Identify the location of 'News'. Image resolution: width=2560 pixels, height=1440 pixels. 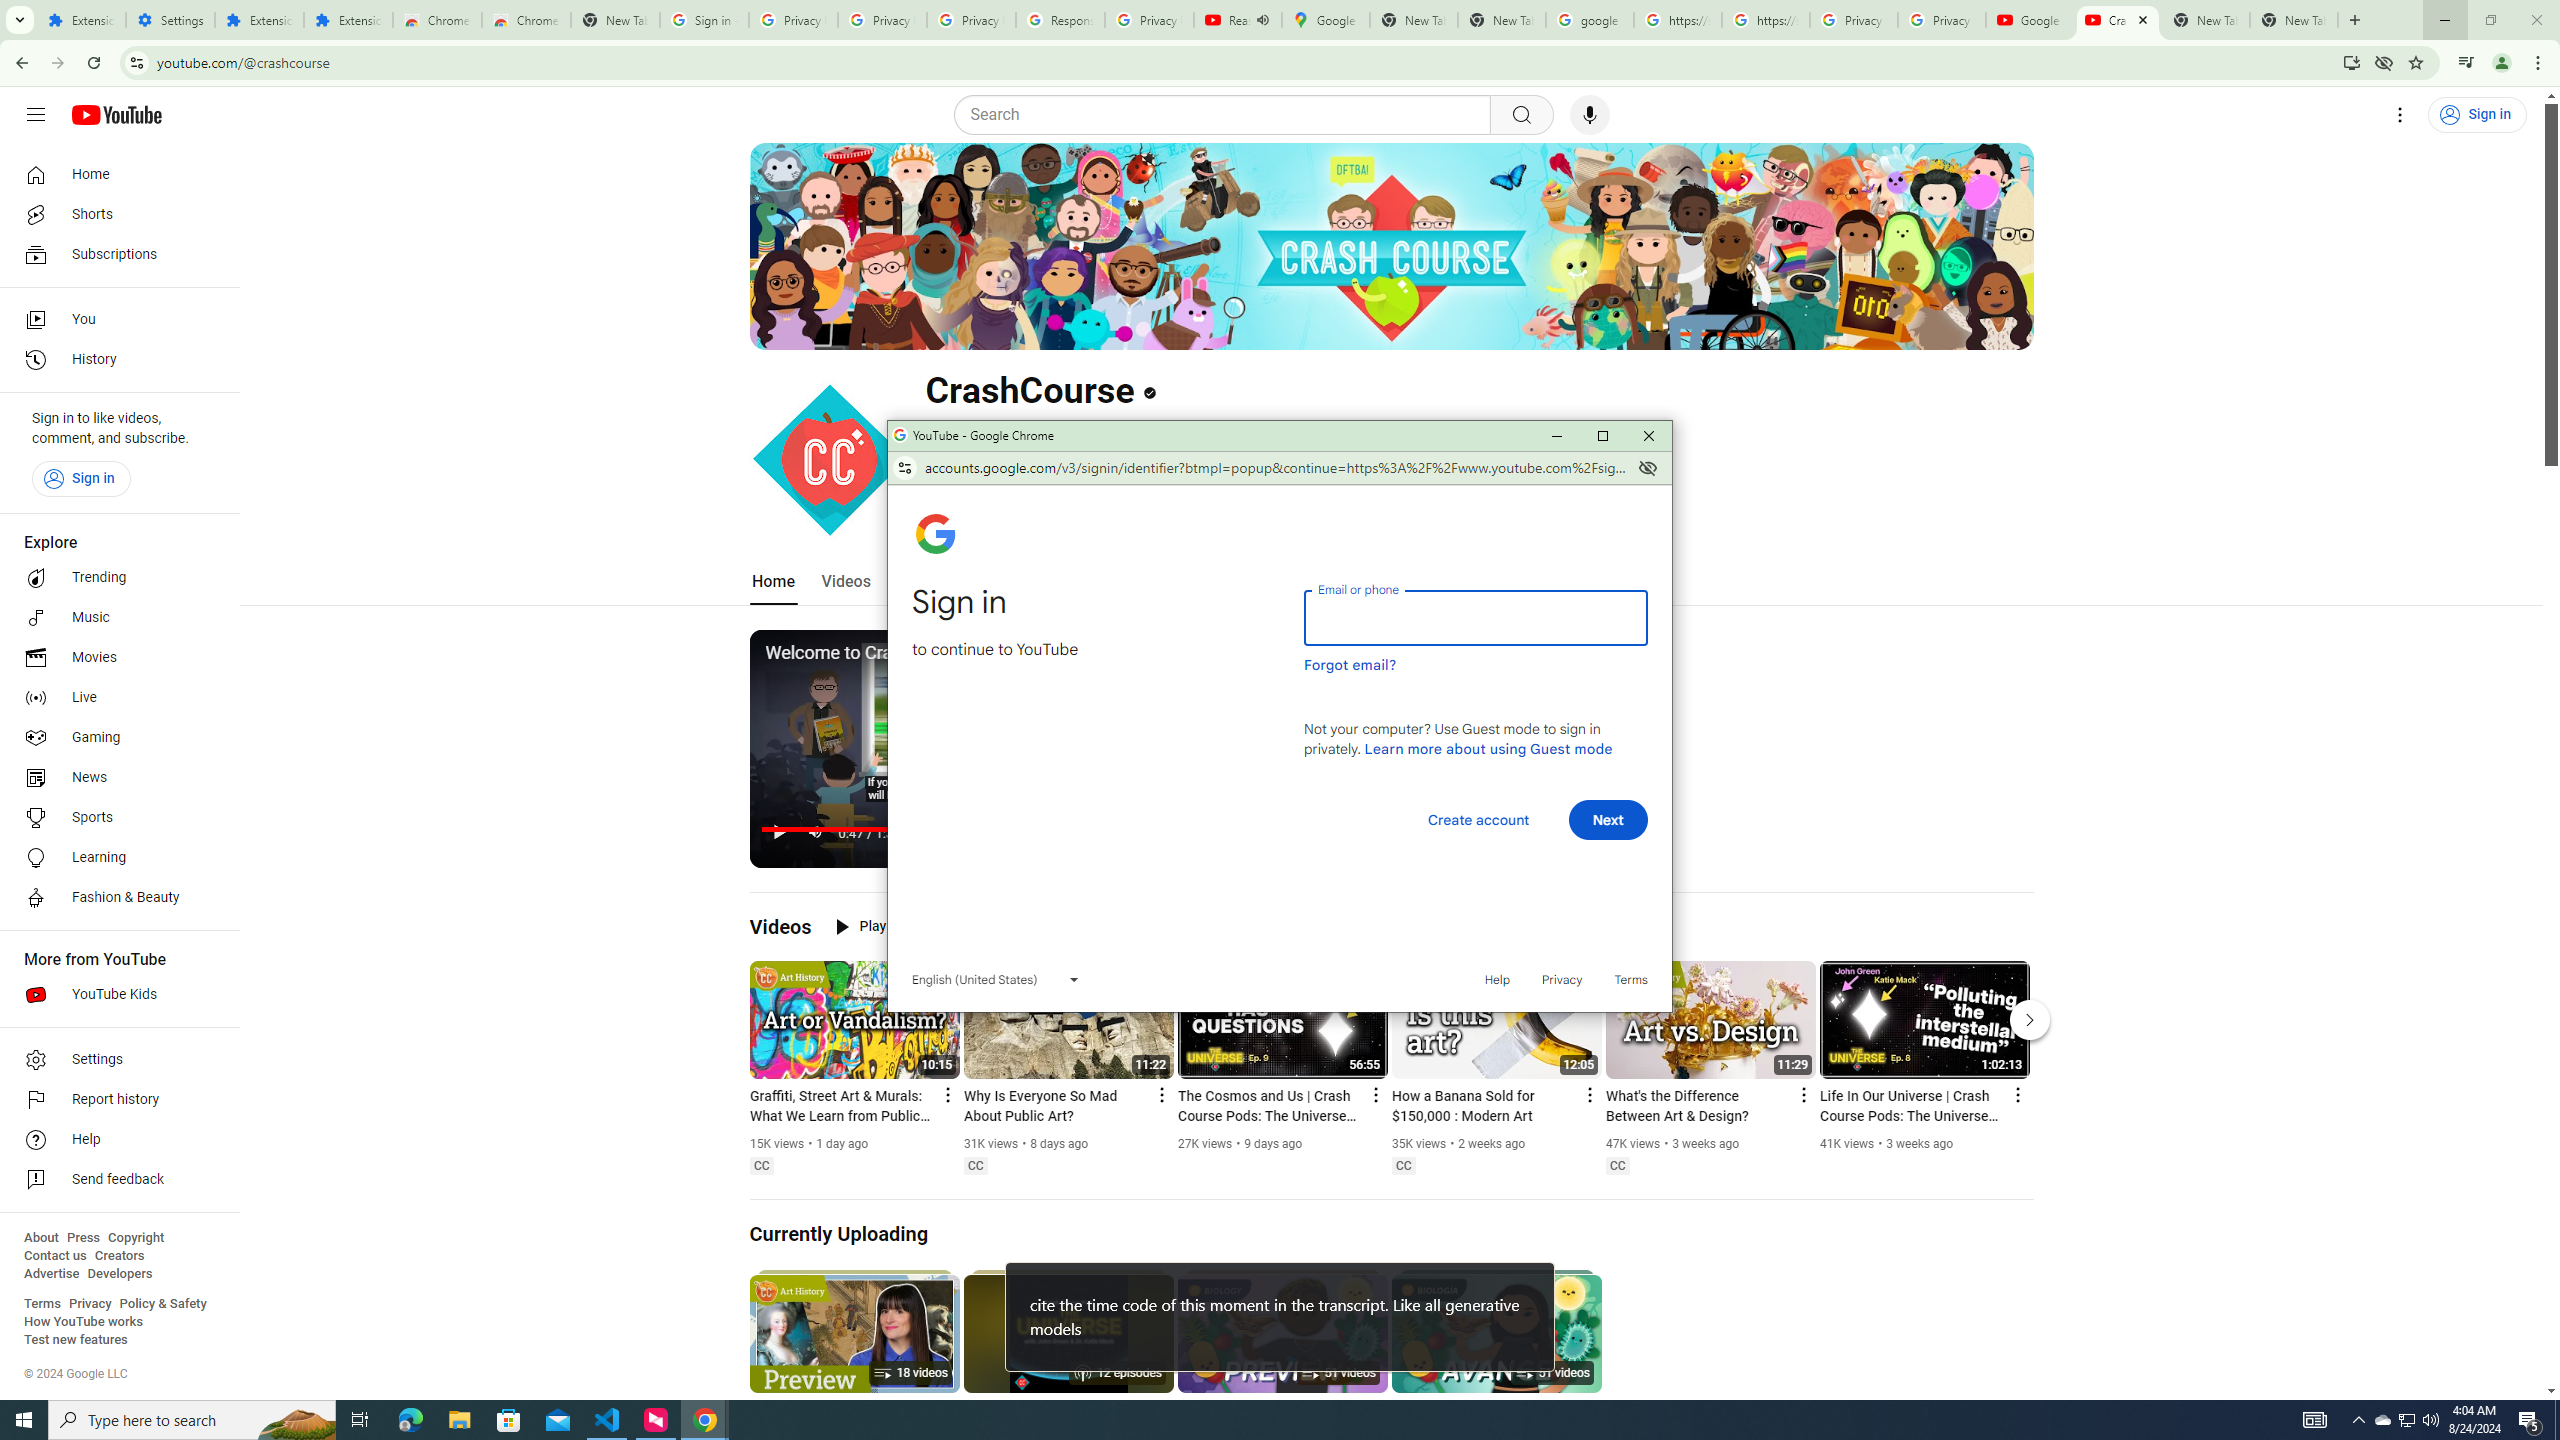
(113, 777).